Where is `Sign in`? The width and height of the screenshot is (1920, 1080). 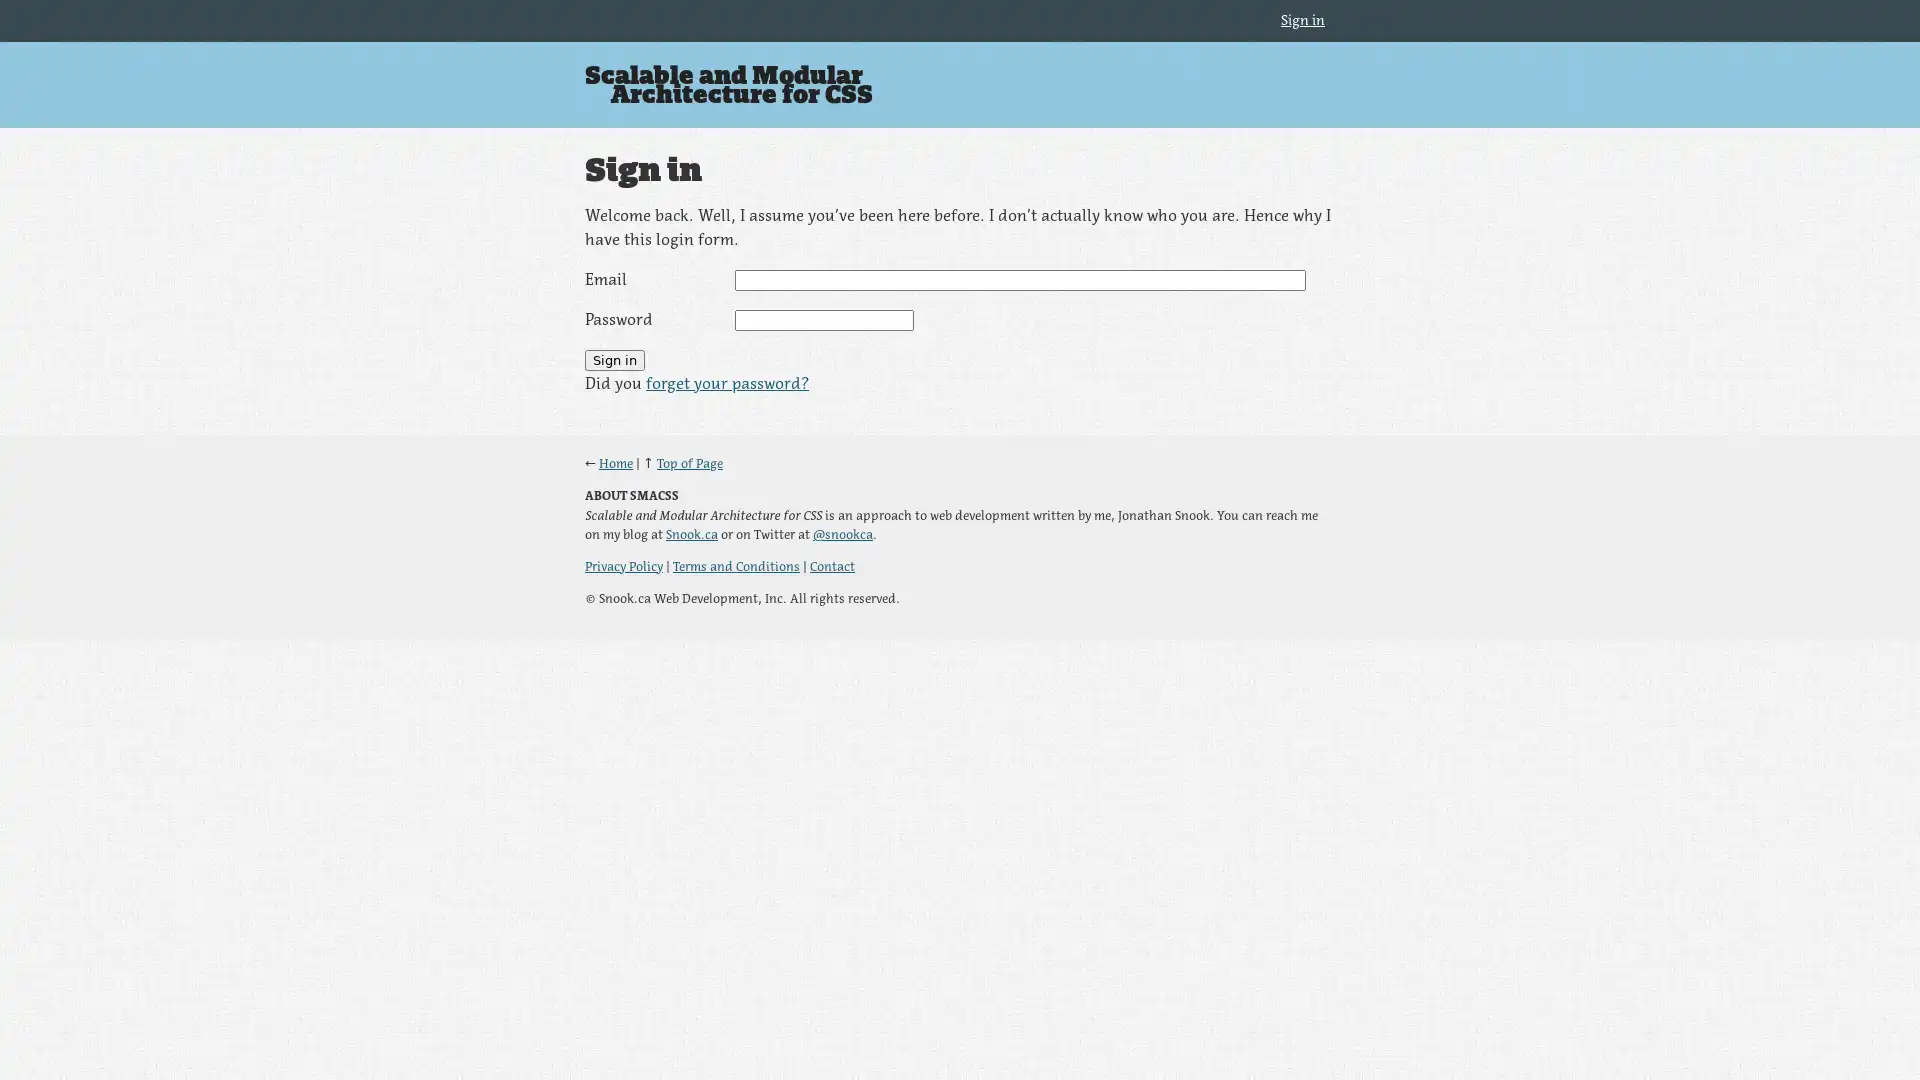 Sign in is located at coordinates (613, 360).